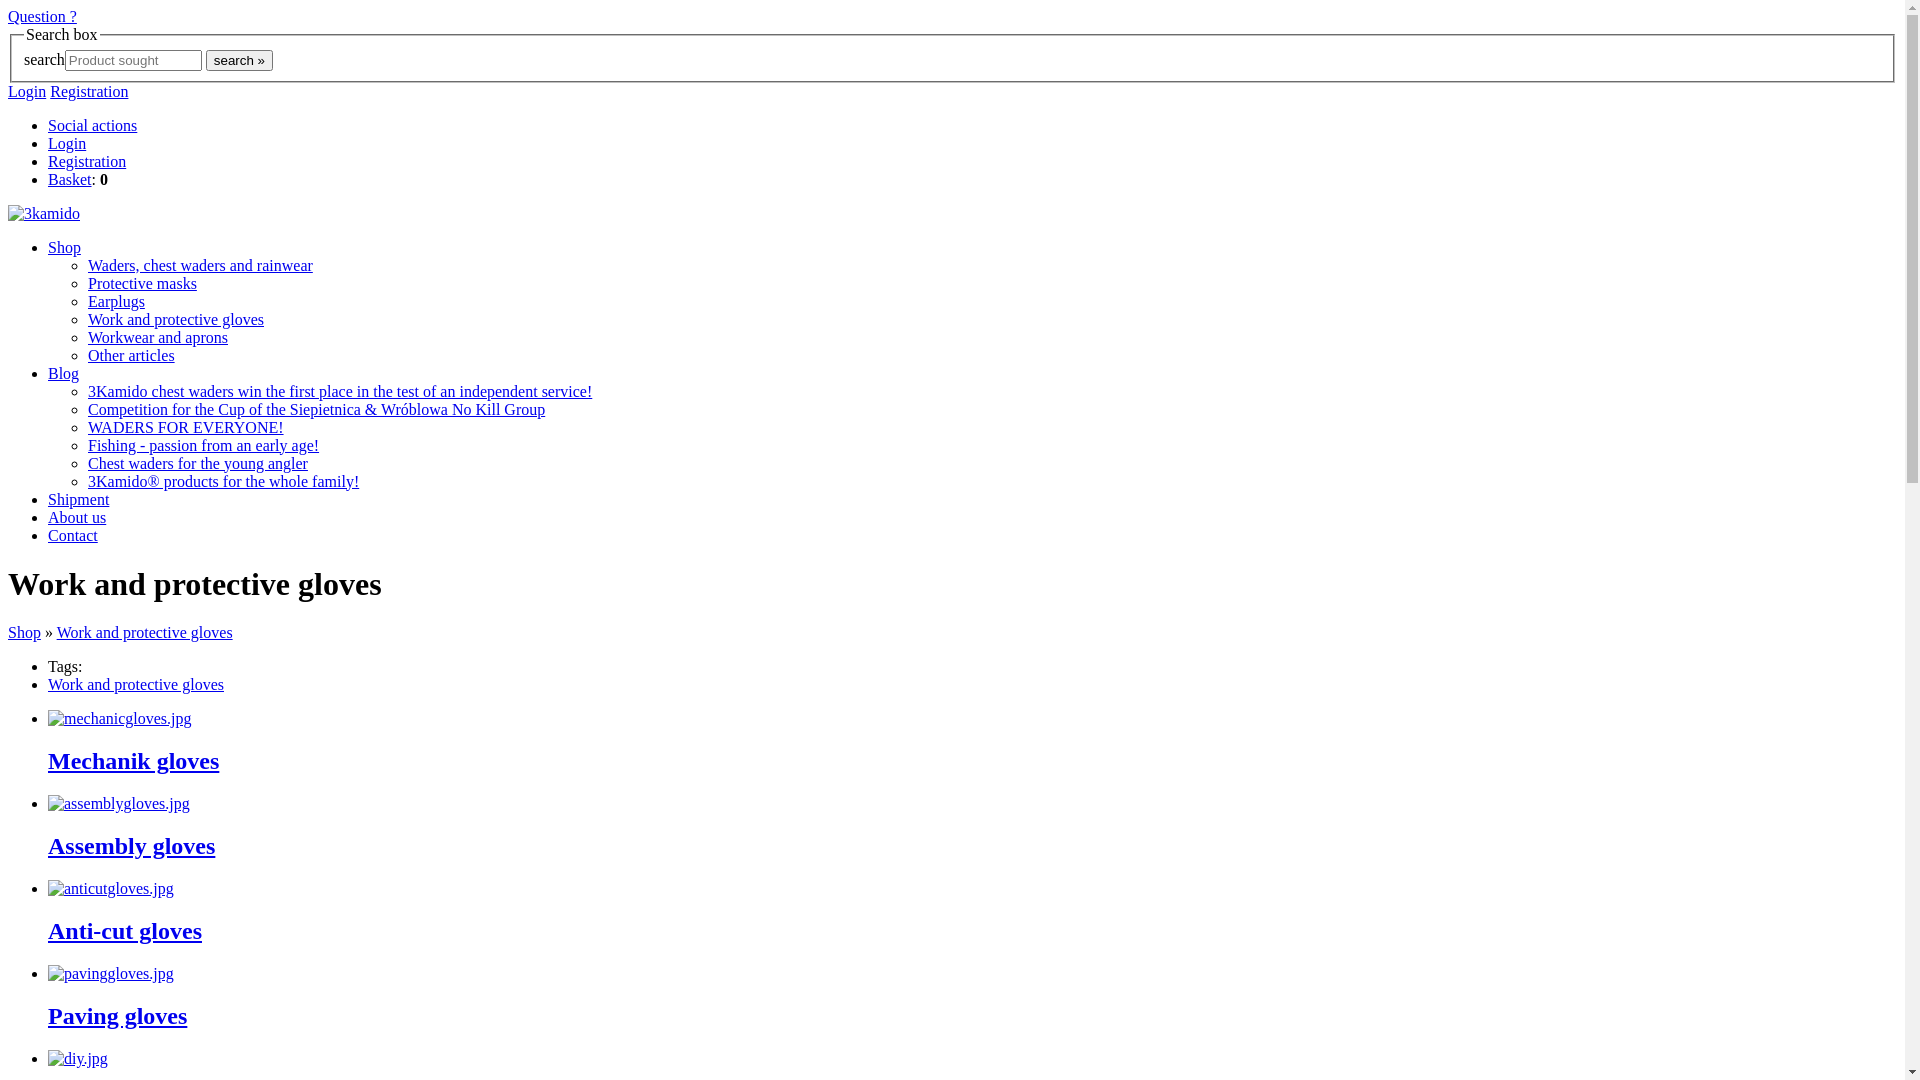  I want to click on 'Blog', so click(48, 373).